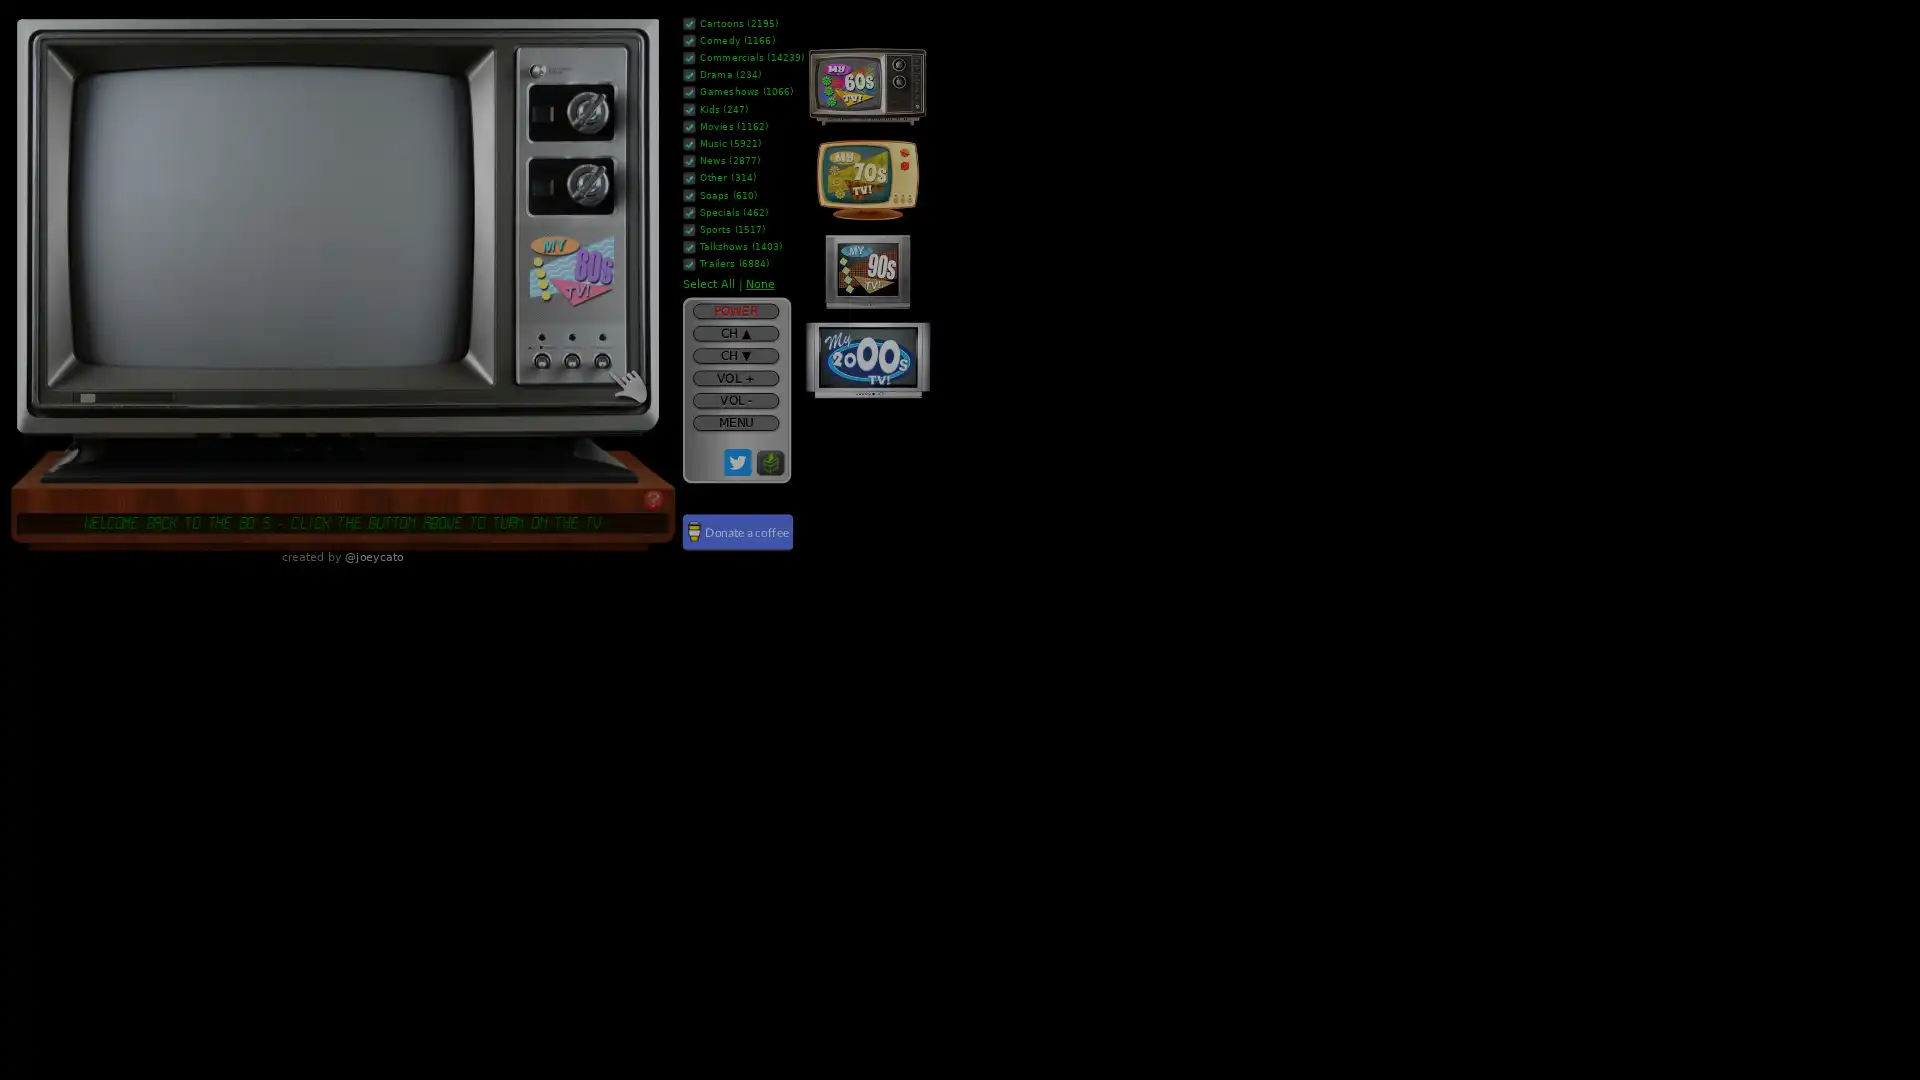  What do you see at coordinates (734, 378) in the screenshot?
I see `VOL +` at bounding box center [734, 378].